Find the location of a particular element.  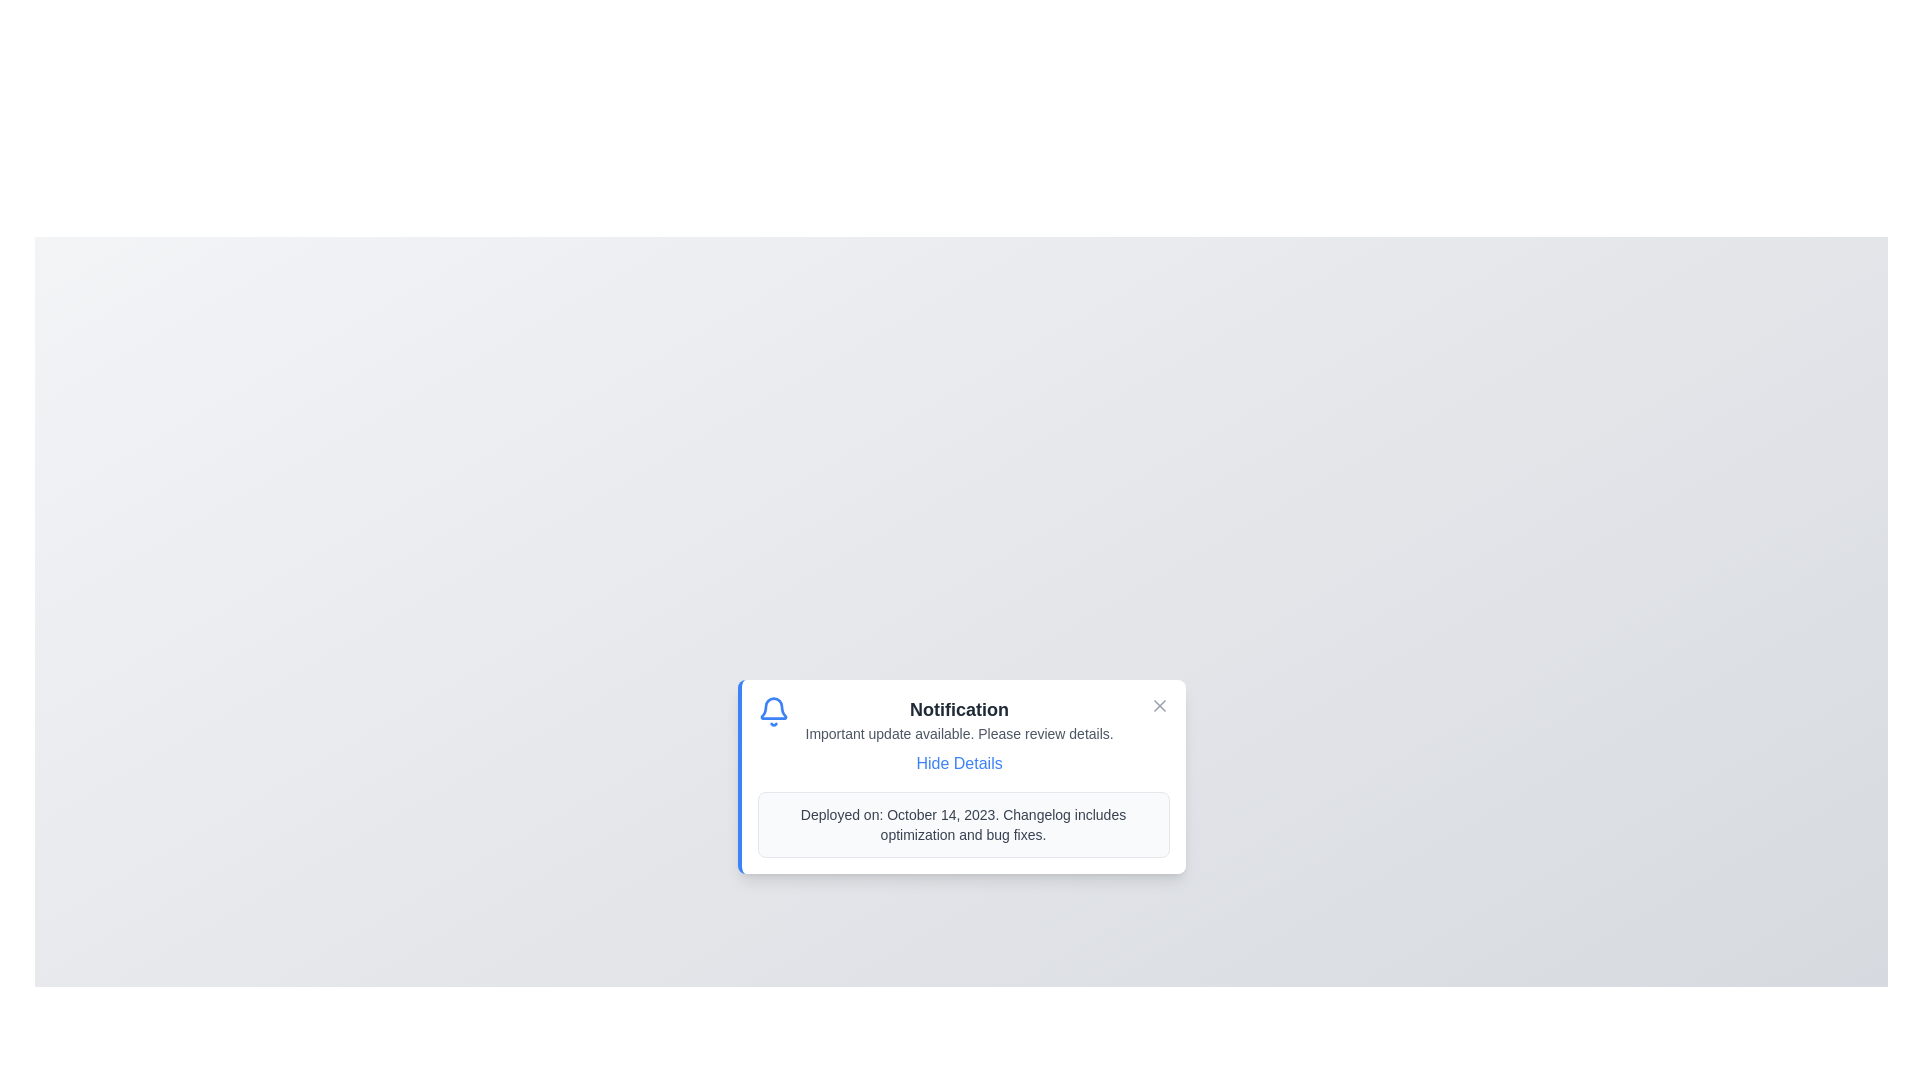

the 'Hide Details' button to toggle the visibility of the notification details section is located at coordinates (958, 763).